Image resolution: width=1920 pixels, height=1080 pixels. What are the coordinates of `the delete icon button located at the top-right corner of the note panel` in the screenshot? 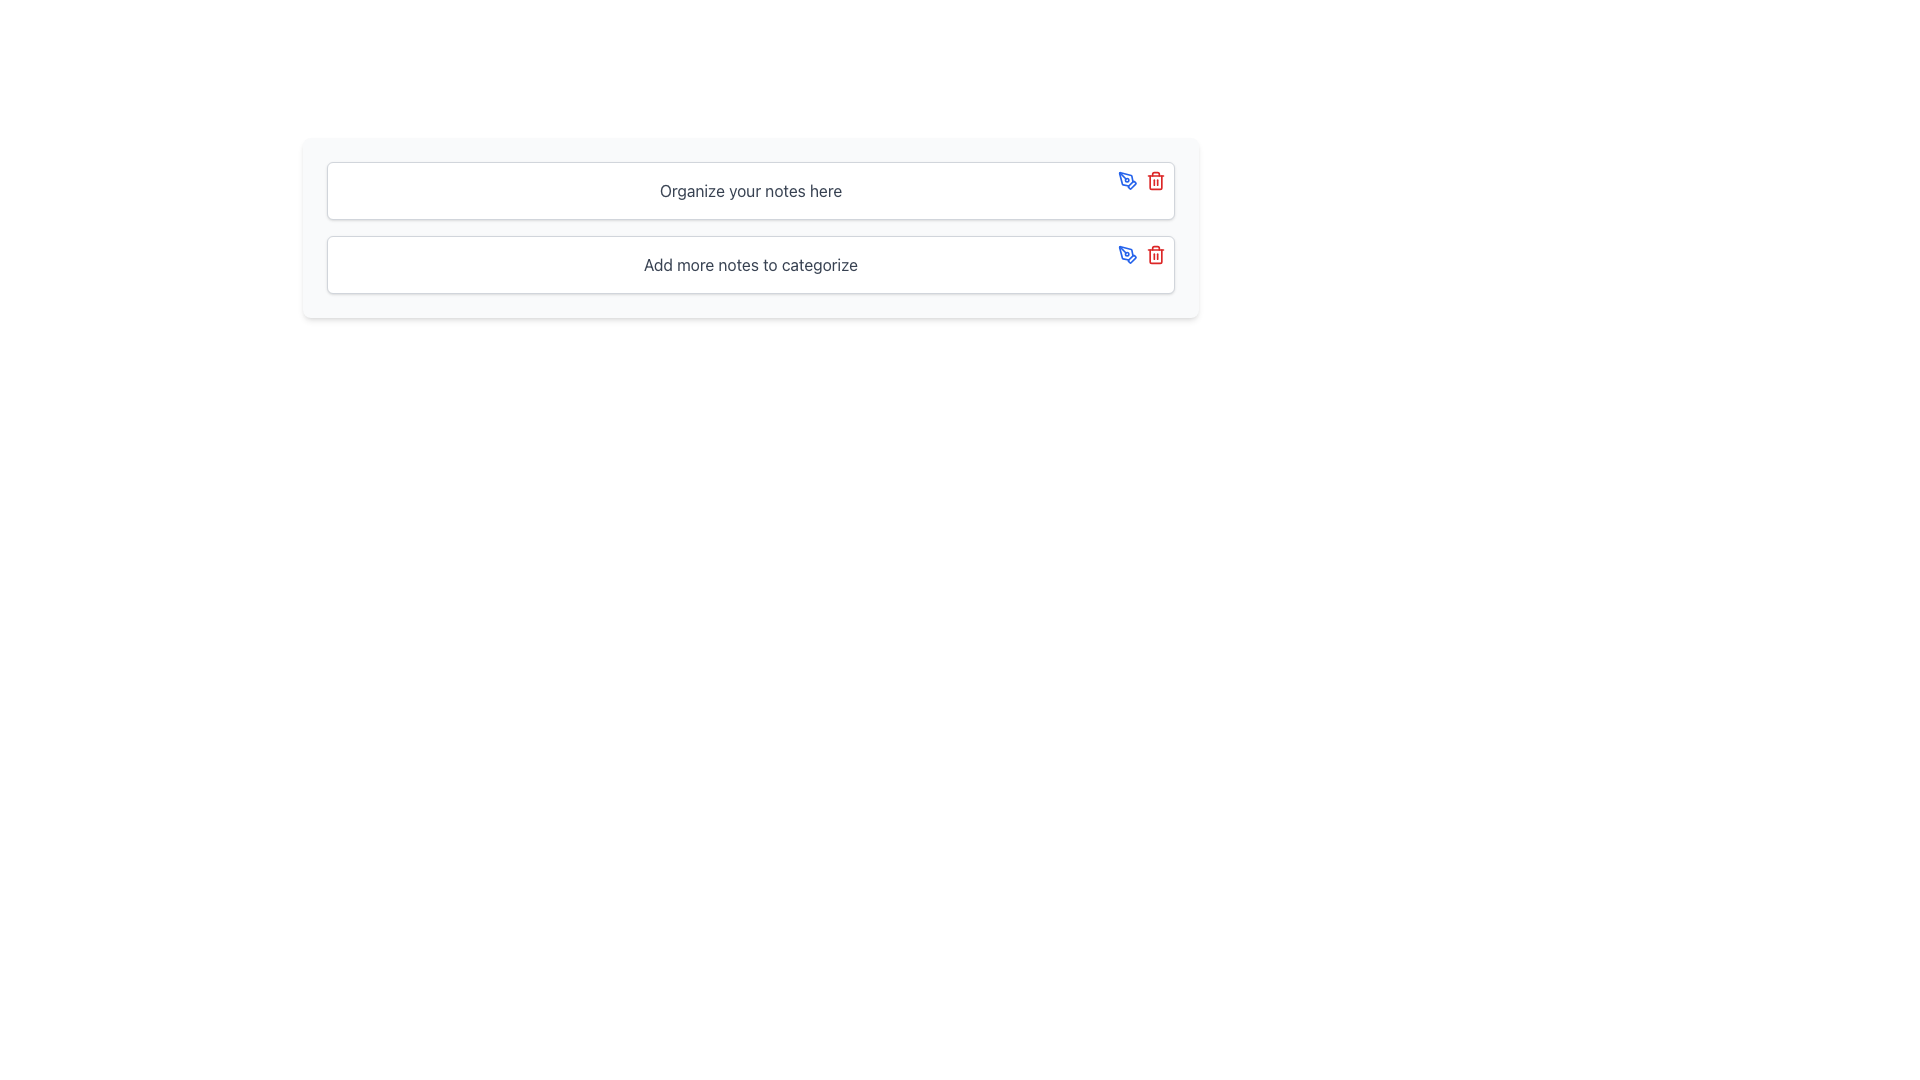 It's located at (1156, 181).